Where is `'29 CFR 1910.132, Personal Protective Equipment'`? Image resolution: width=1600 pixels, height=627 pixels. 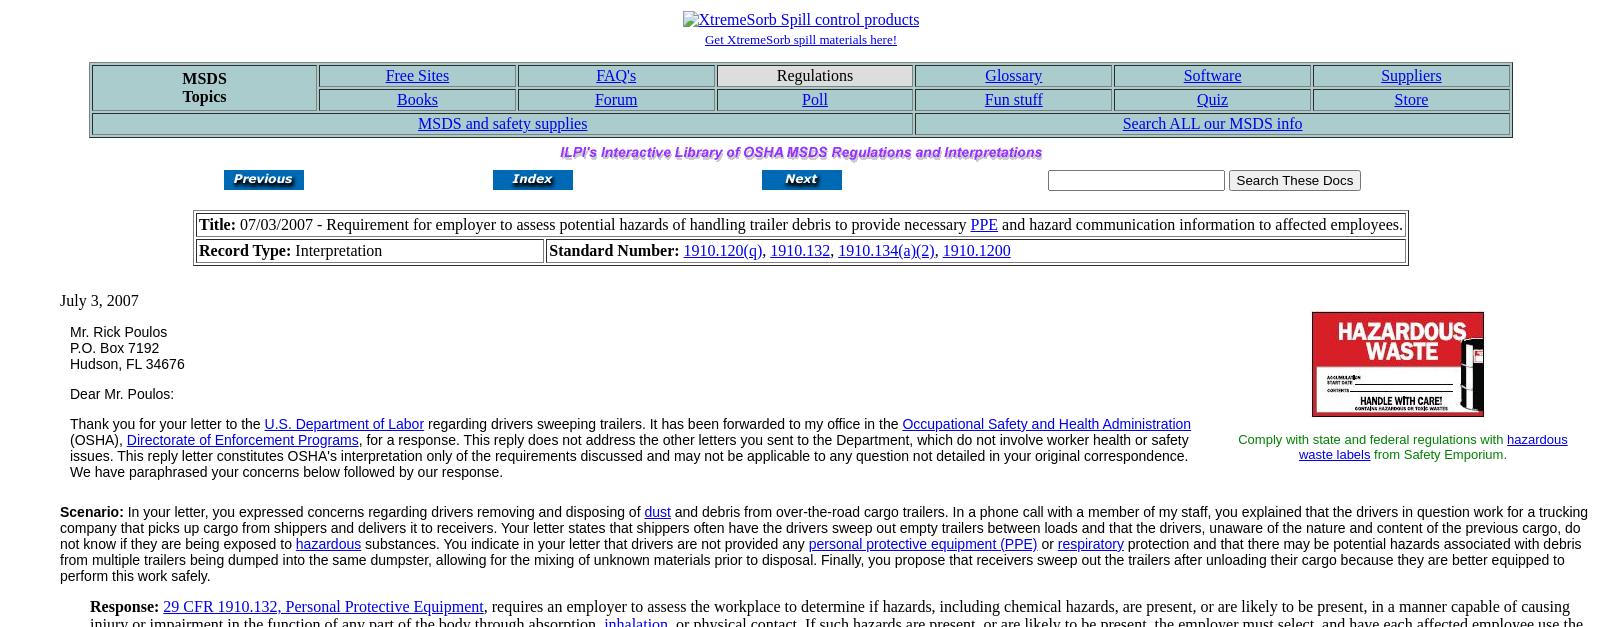 '29 CFR 1910.132, Personal Protective Equipment' is located at coordinates (162, 606).